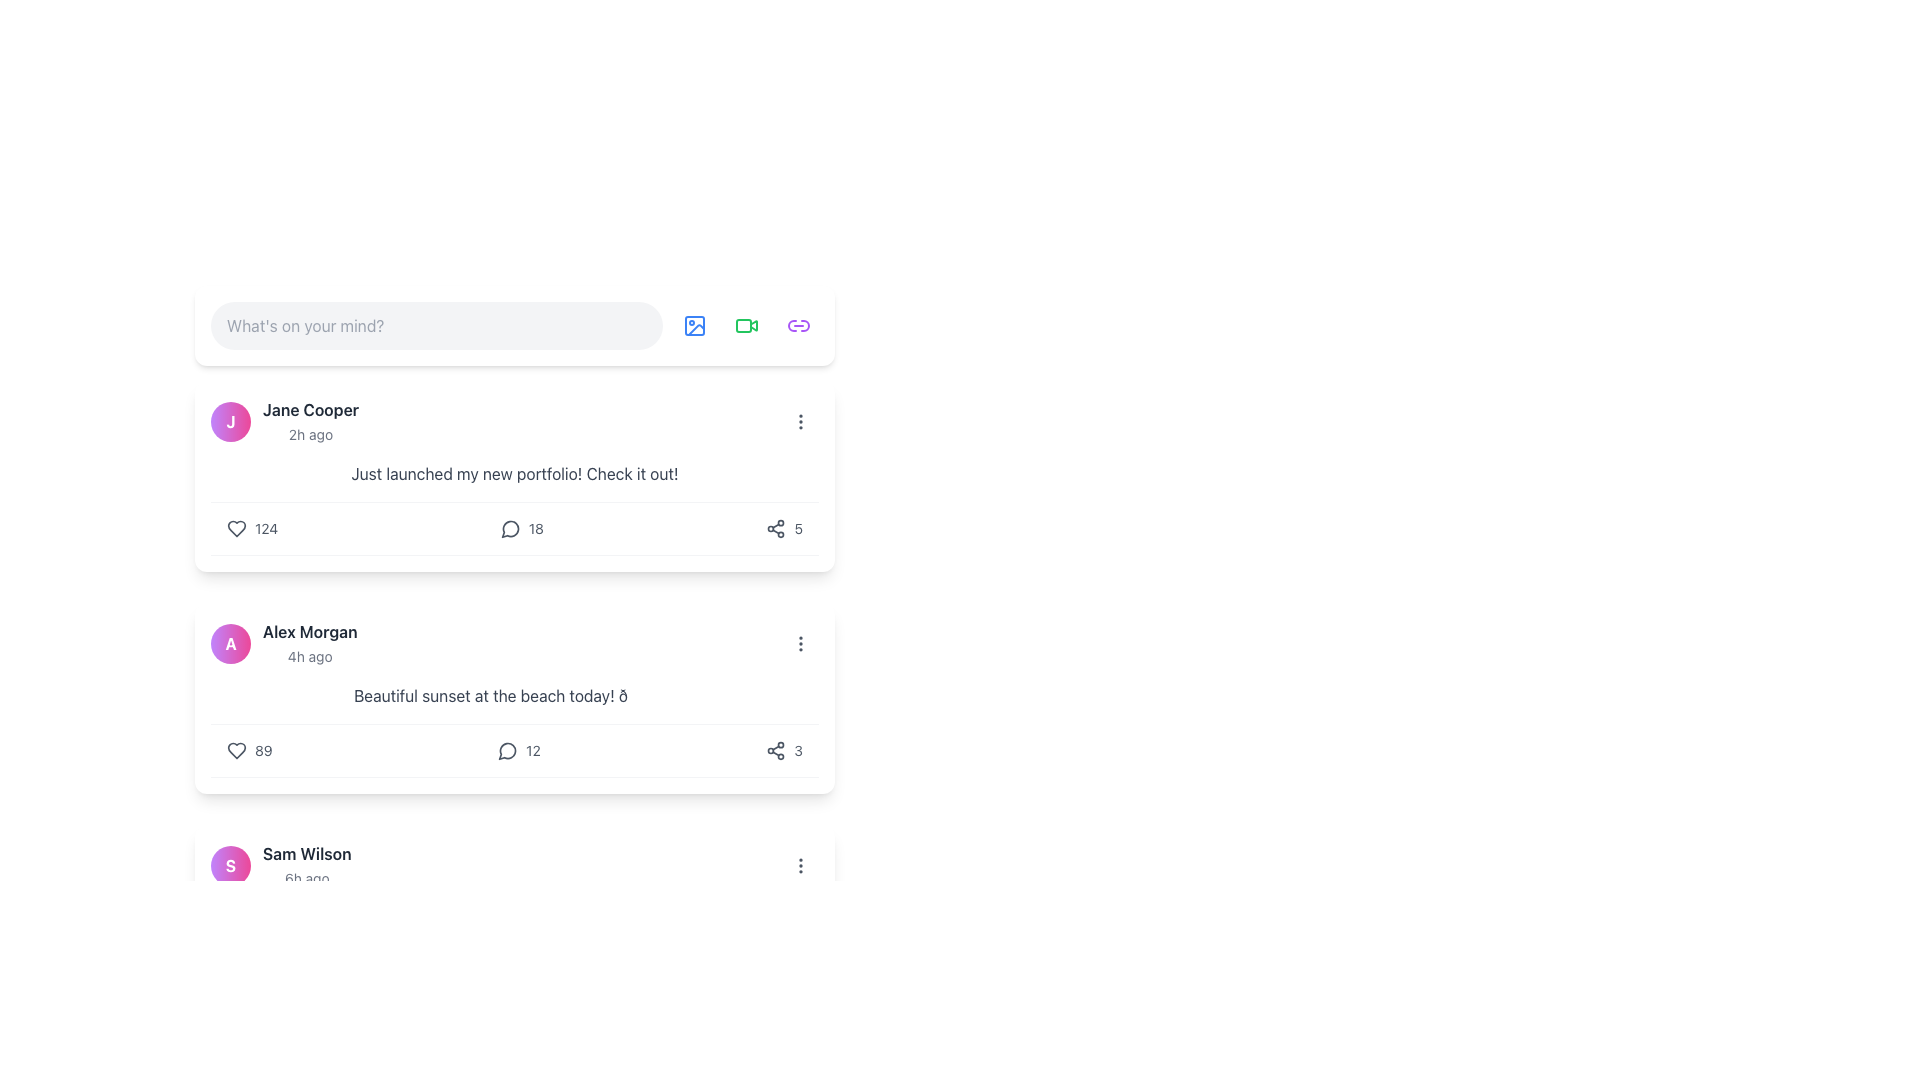 This screenshot has width=1920, height=1080. What do you see at coordinates (801, 644) in the screenshot?
I see `the vertical ellipsis button located at the top-right corner of the card for user 'Alex Morgan', which is represented by three vertically aligned dots` at bounding box center [801, 644].